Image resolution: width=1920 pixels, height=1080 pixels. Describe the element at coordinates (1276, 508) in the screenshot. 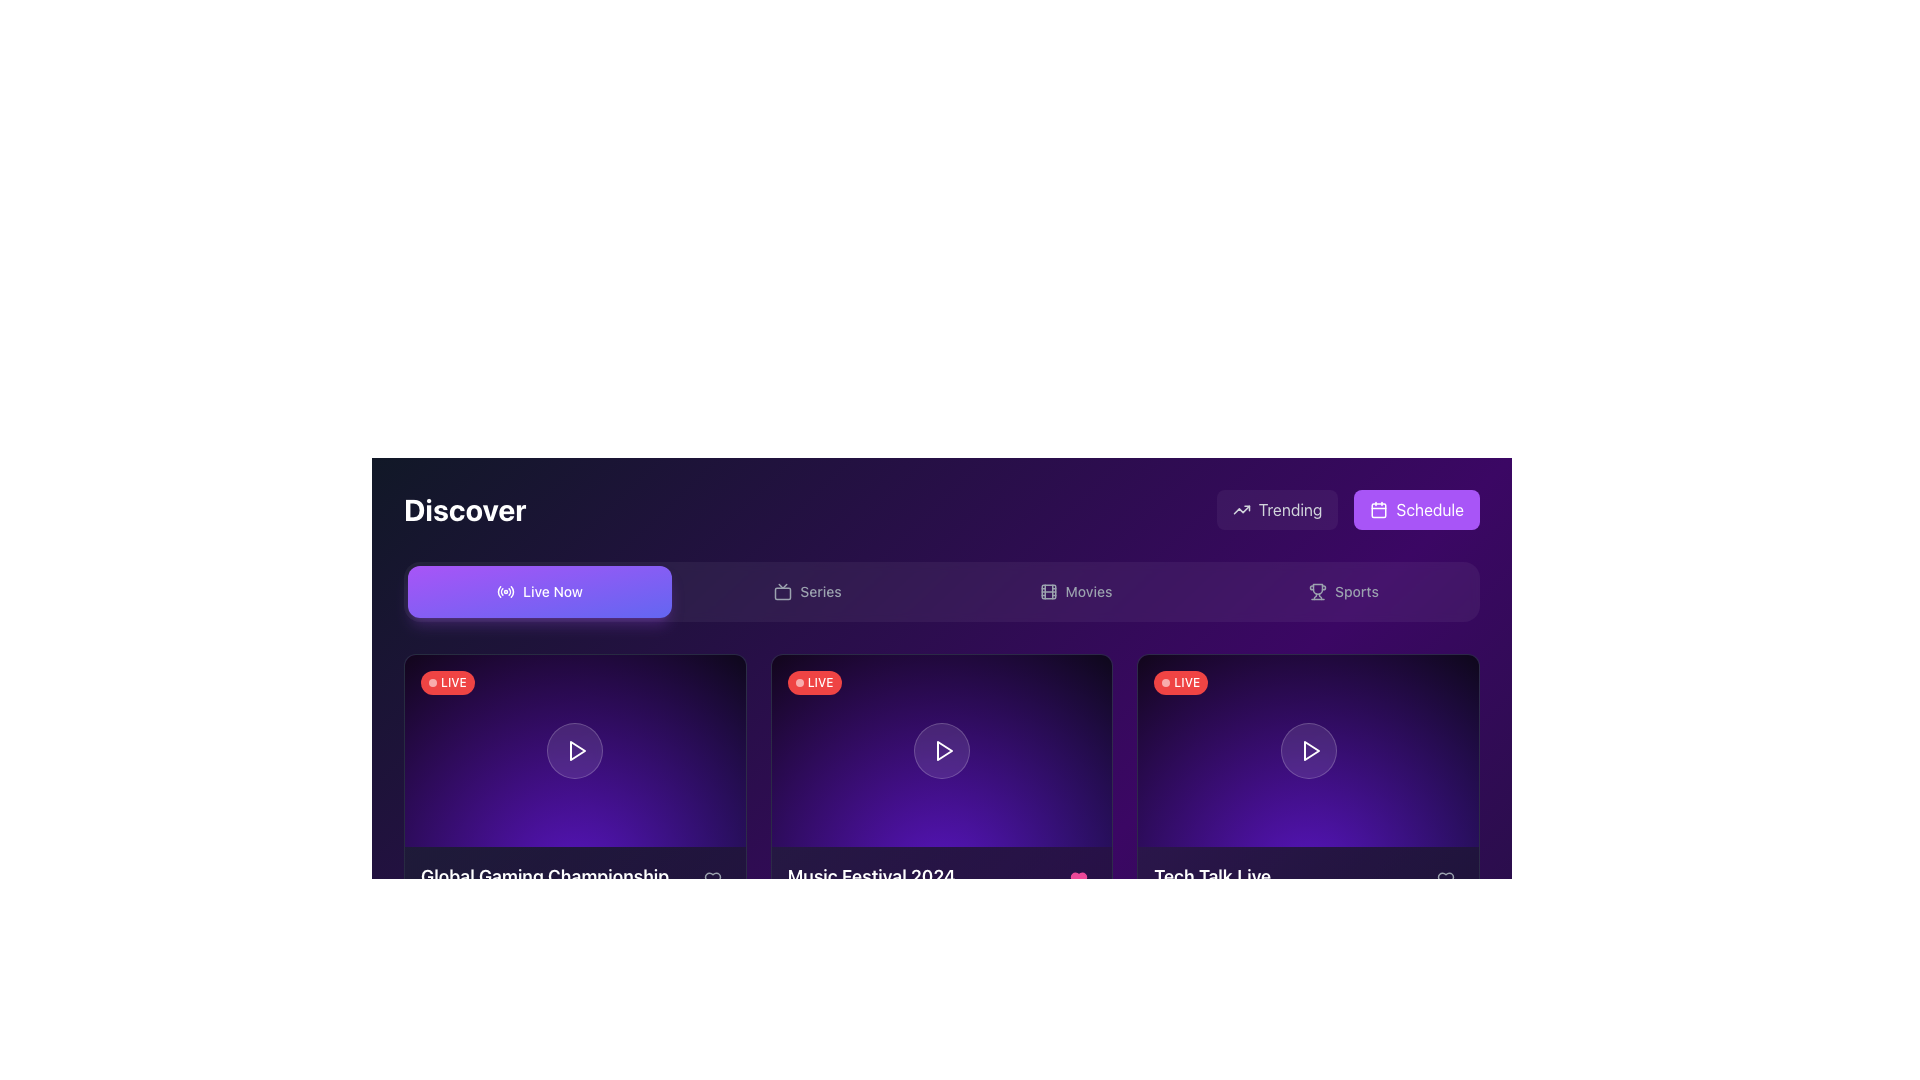

I see `the 'Trending' button located near the top-right section of the interface, specifically to the left of the 'Schedule' button` at that location.